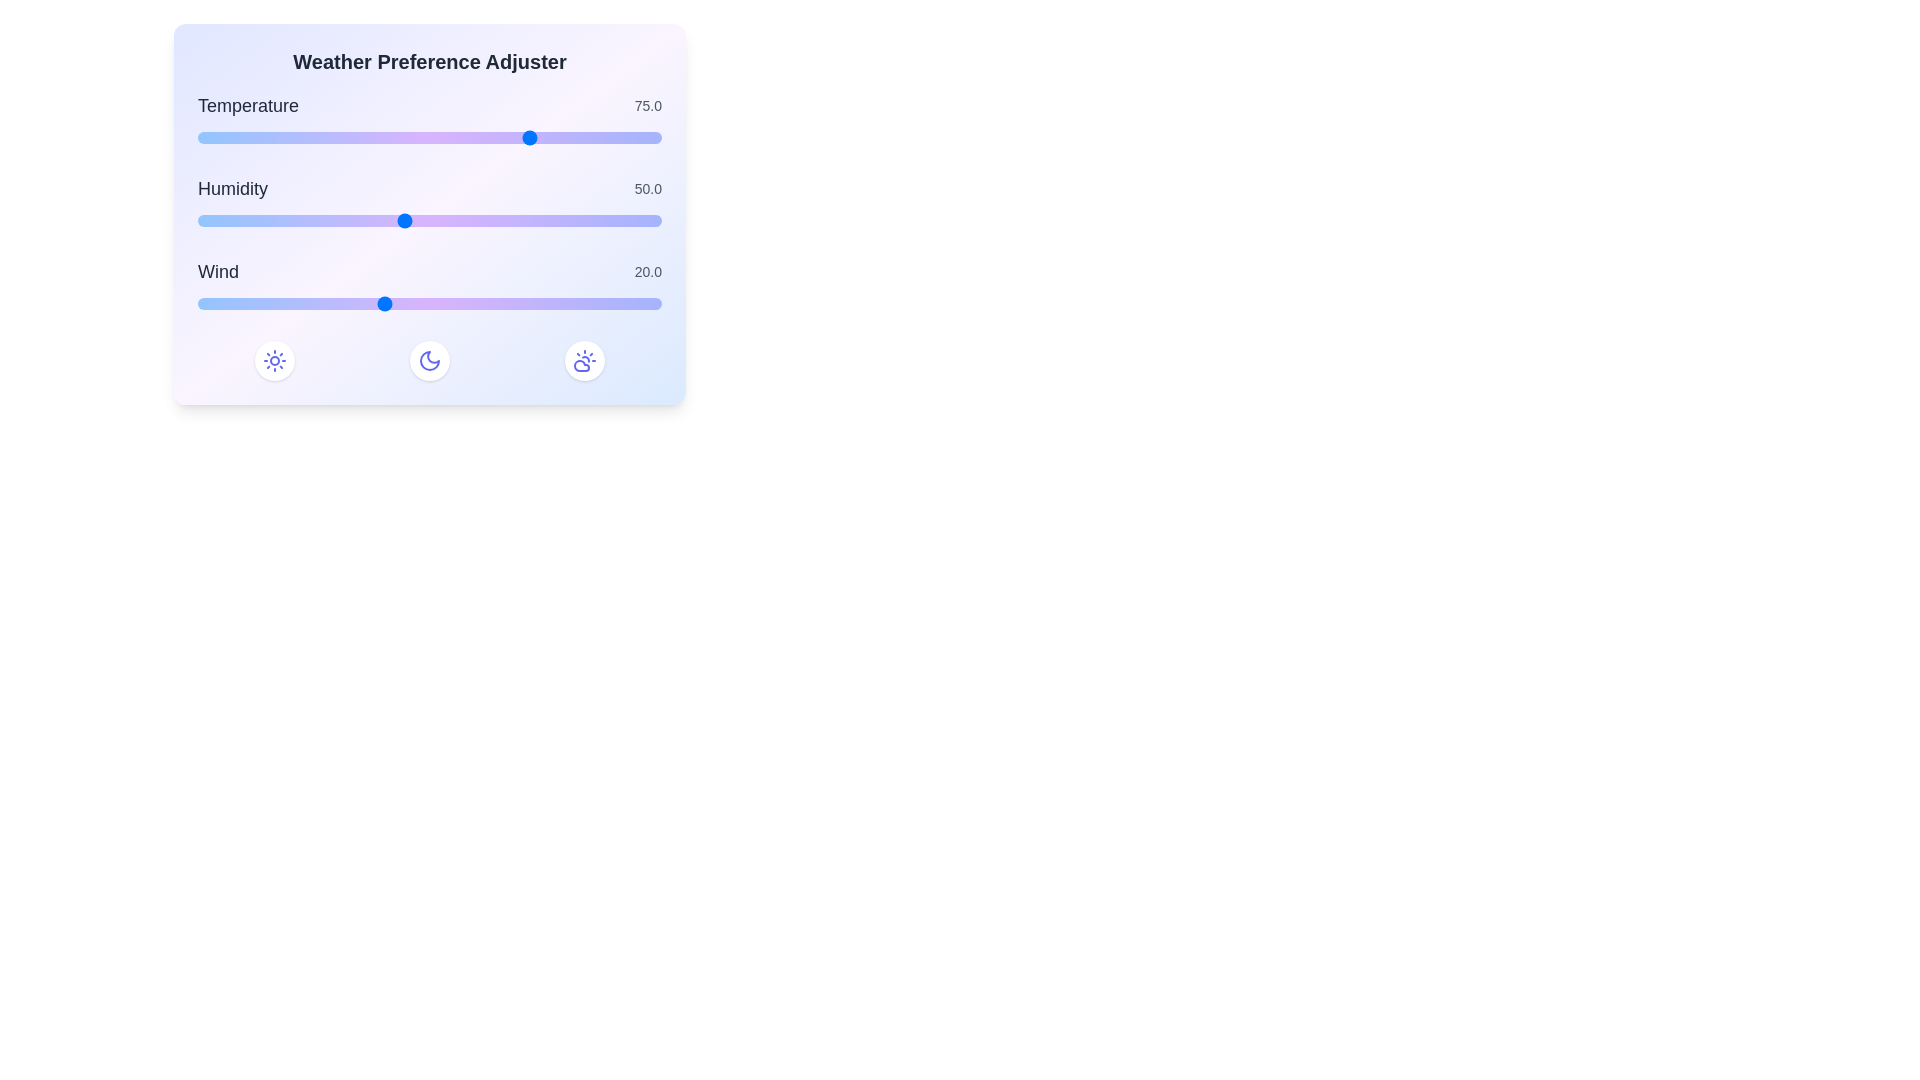  I want to click on wind preference, so click(355, 304).